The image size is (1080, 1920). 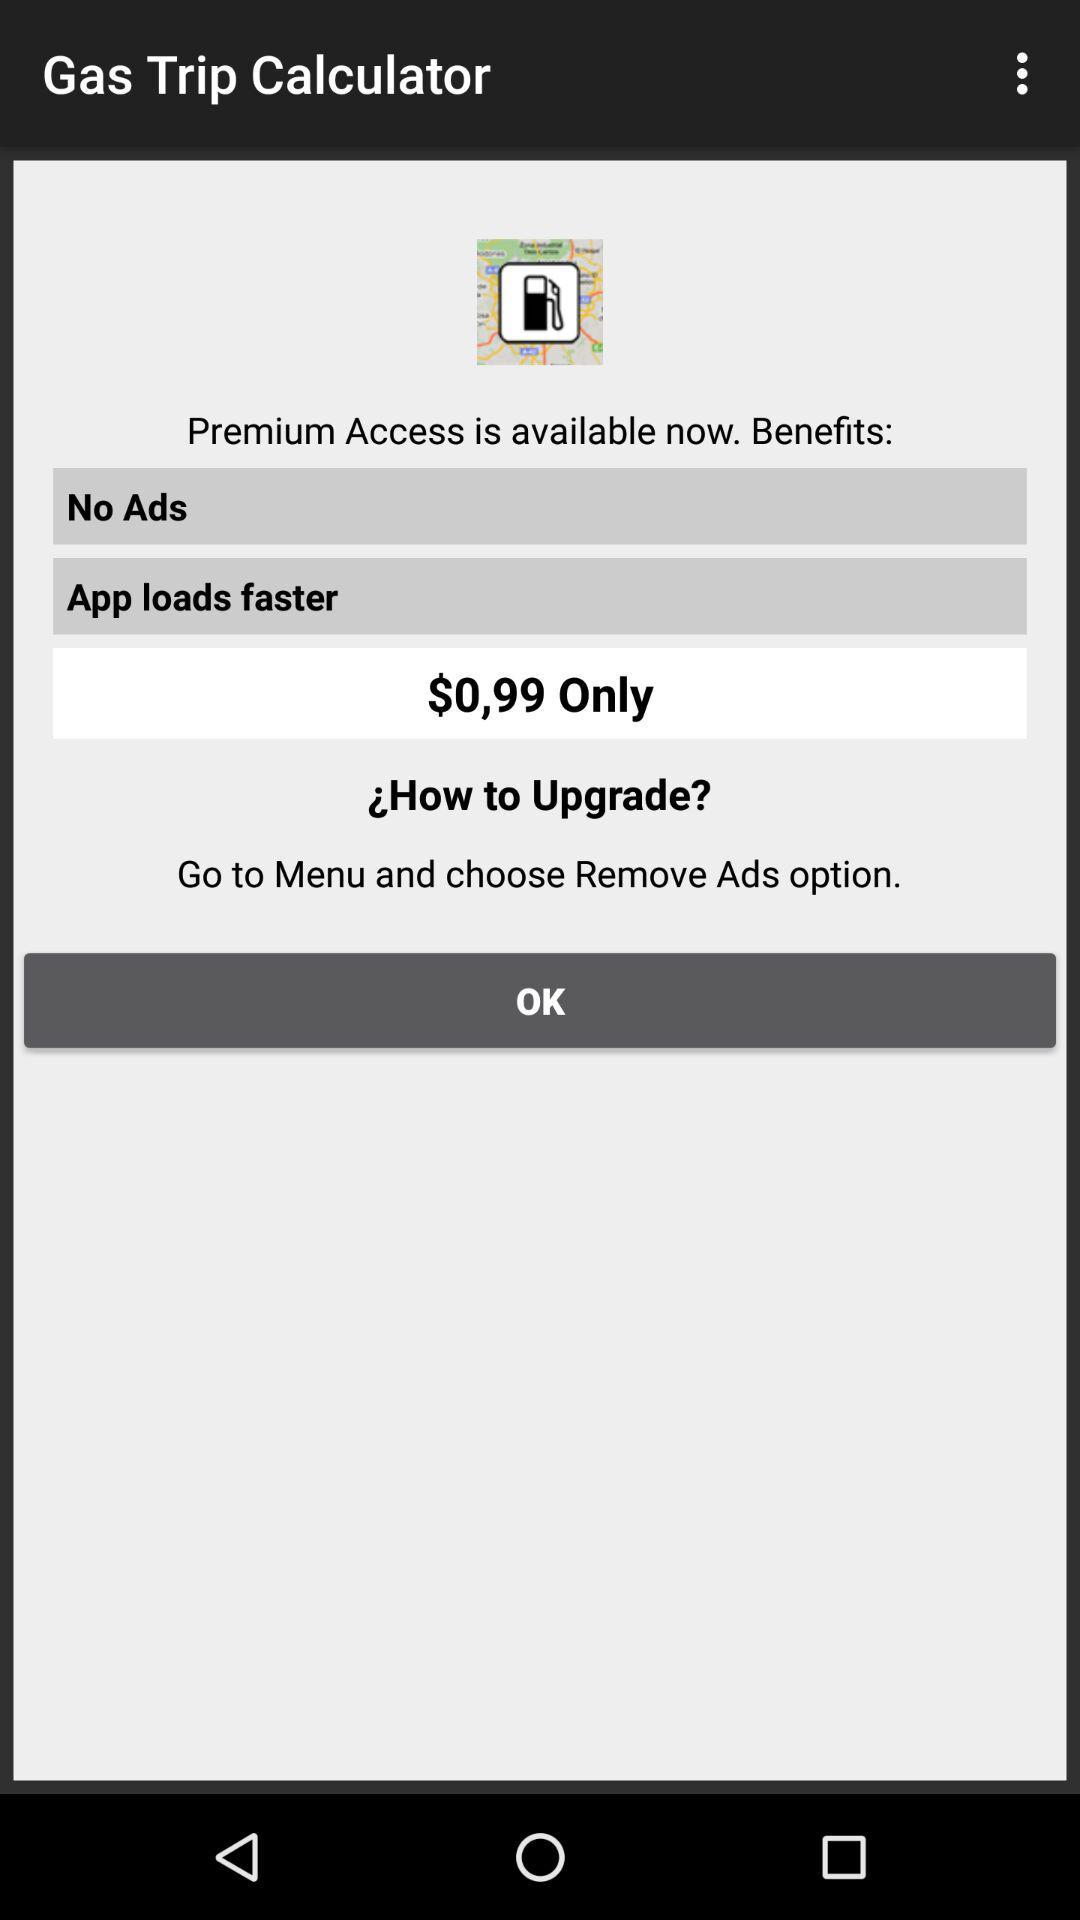 I want to click on app below go to menu app, so click(x=540, y=1000).